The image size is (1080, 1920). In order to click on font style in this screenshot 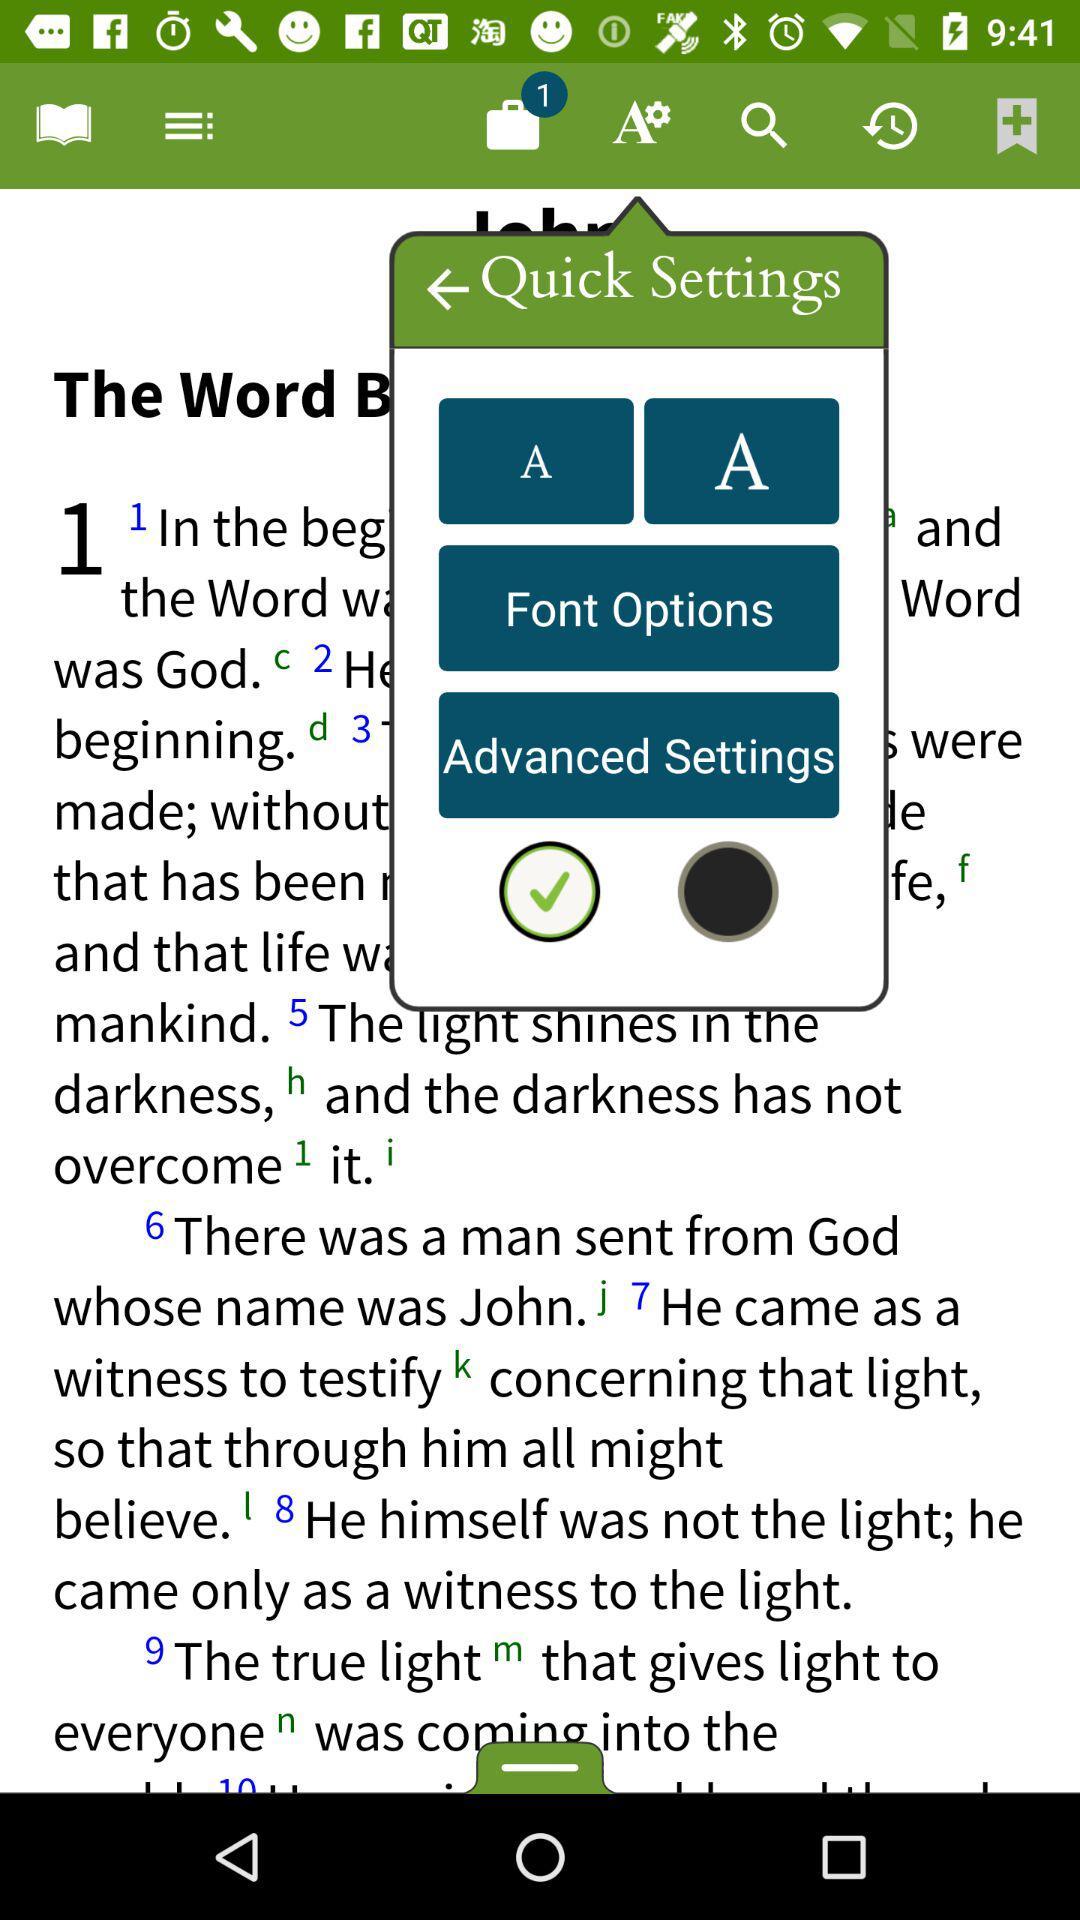, I will do `click(535, 460)`.